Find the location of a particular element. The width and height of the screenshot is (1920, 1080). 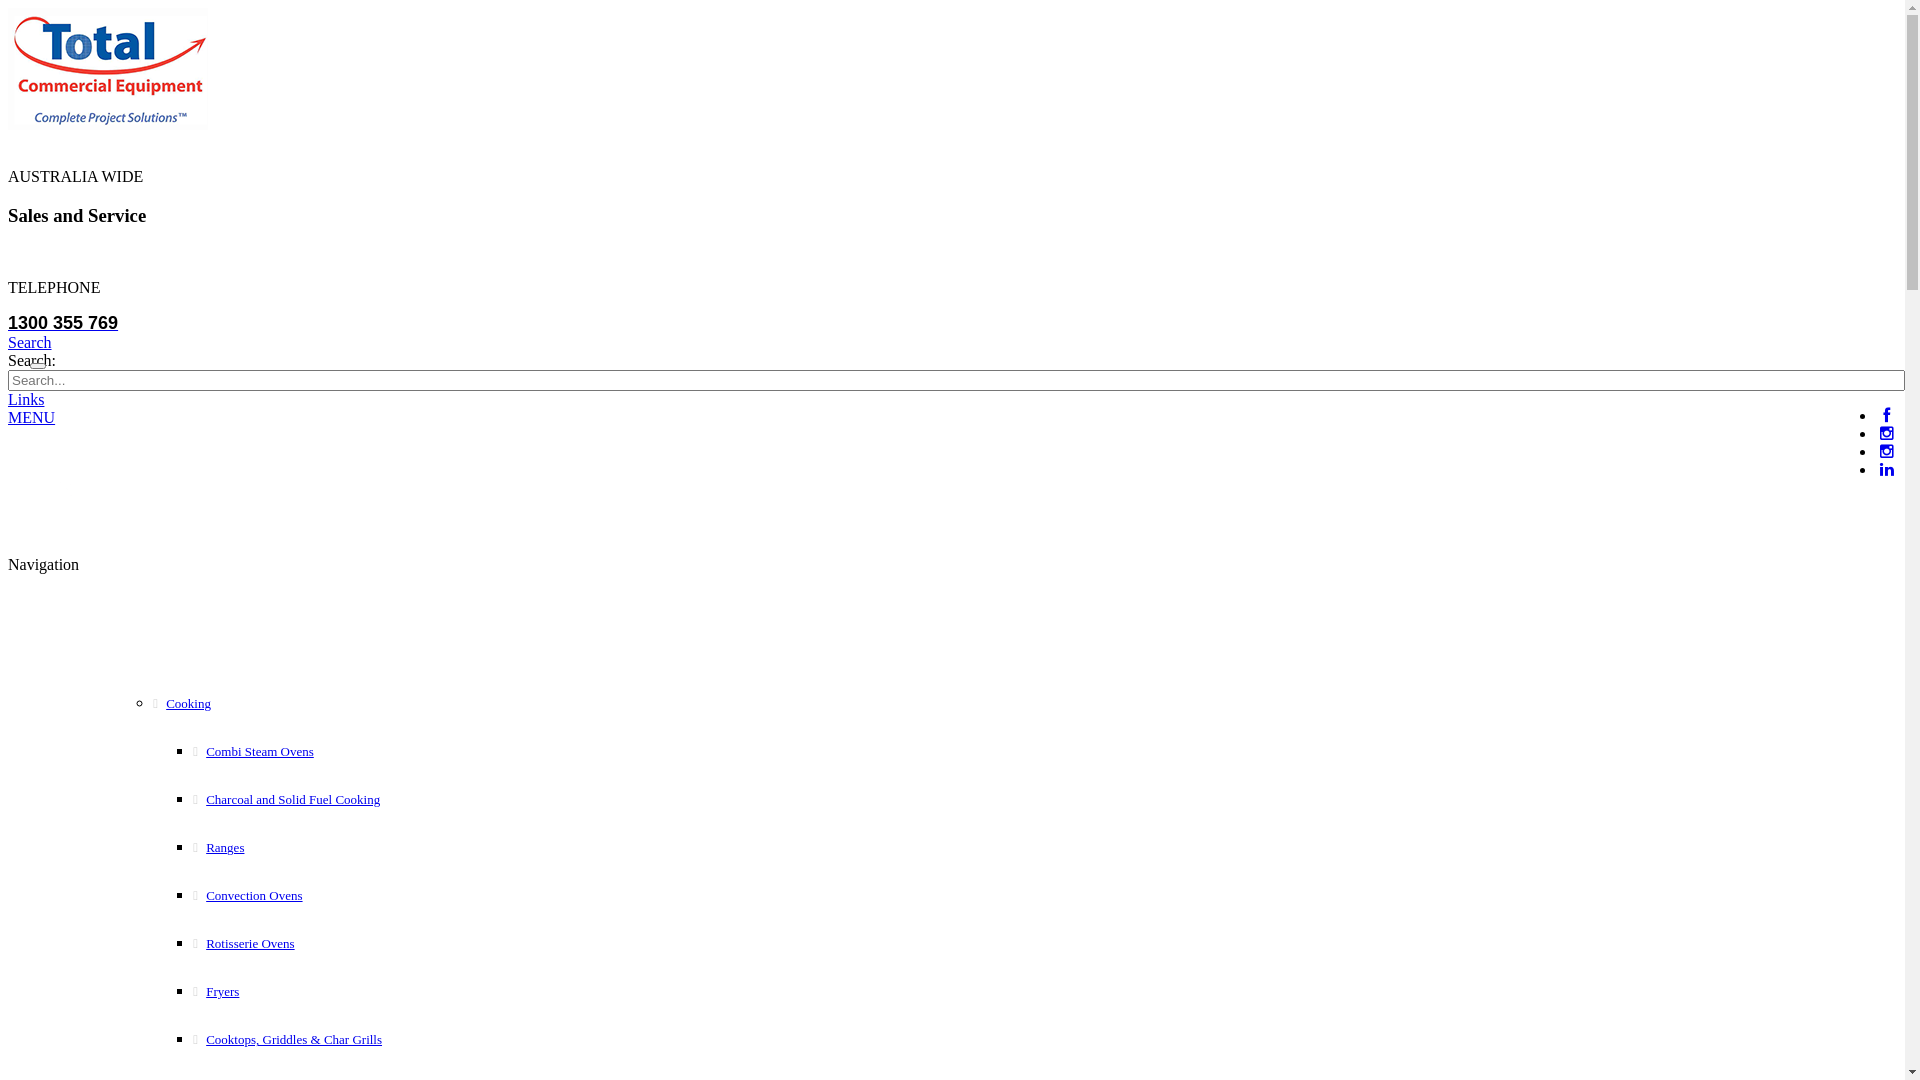

'1300 355 769' is located at coordinates (8, 322).